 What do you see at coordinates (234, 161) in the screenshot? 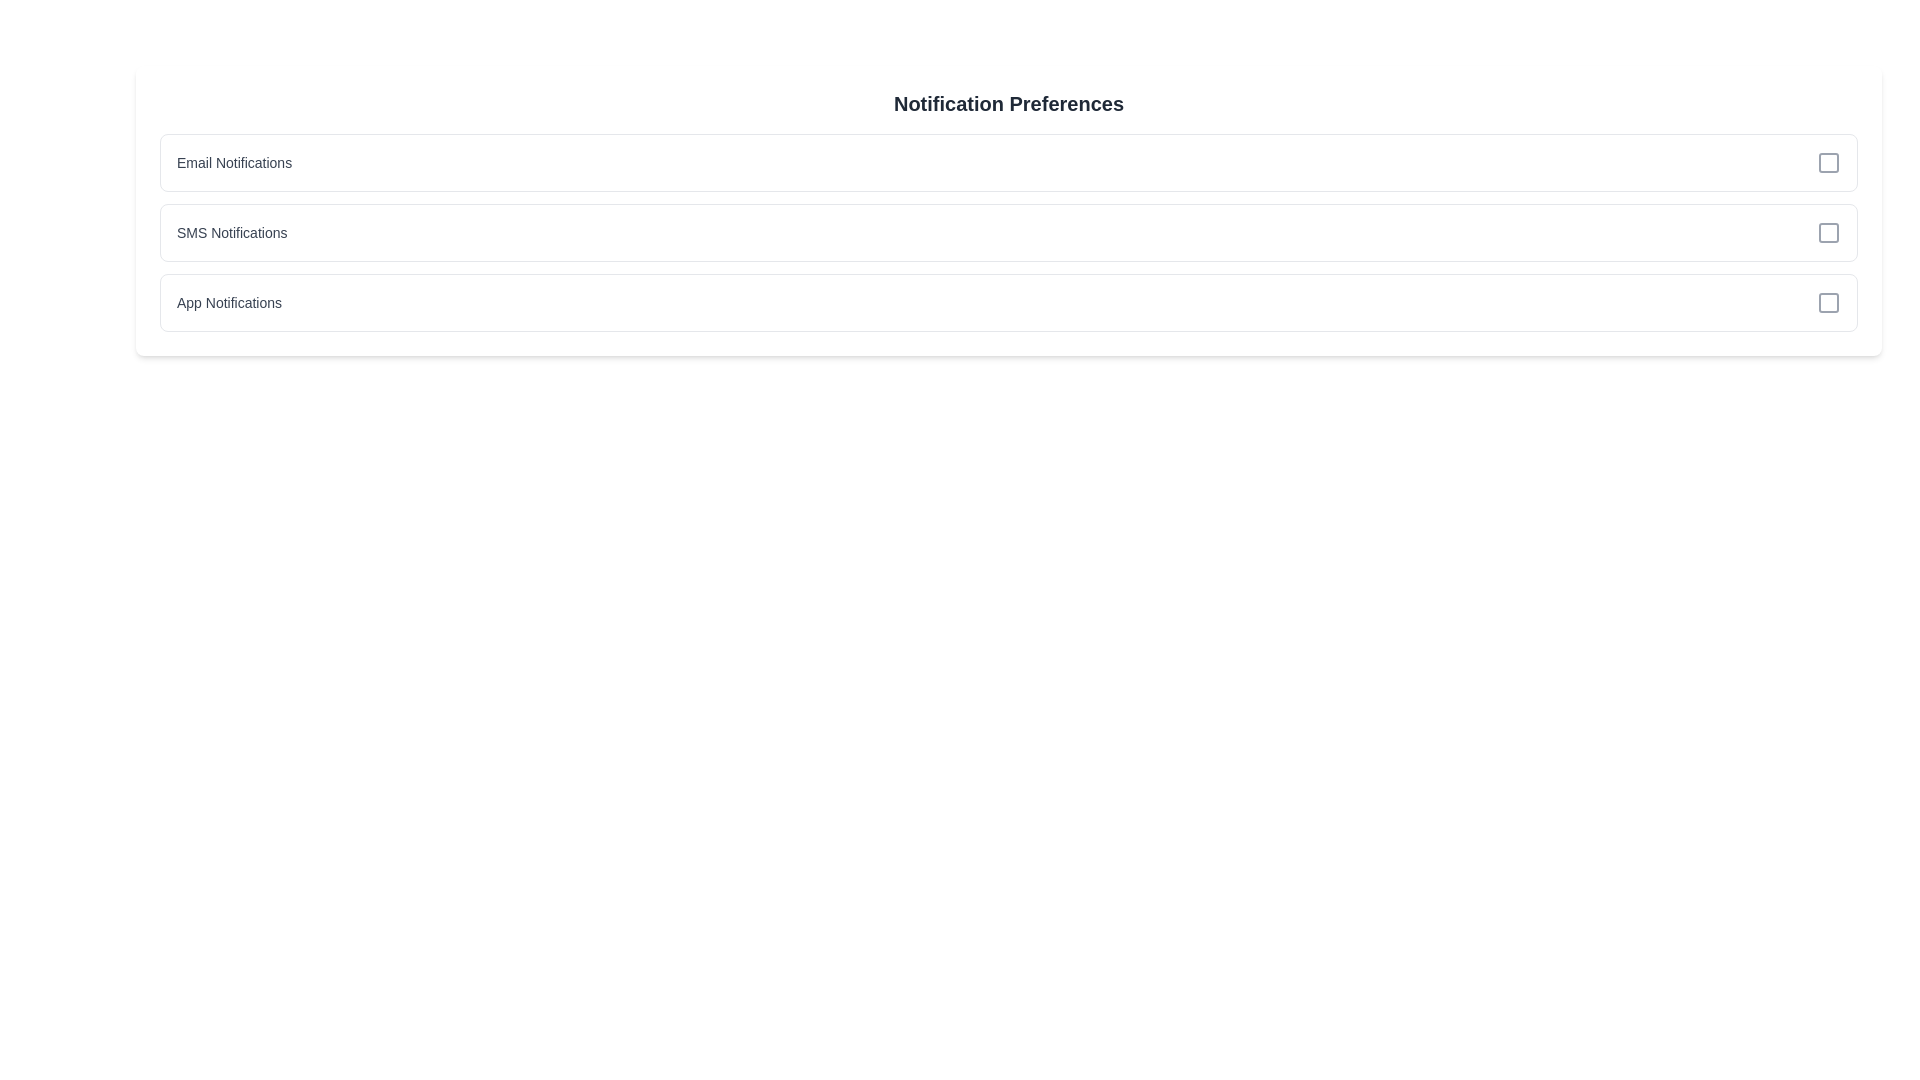
I see `the 'Email Notifications' text label, which is styled in medium gray and is the first option in the Notification Preferences list` at bounding box center [234, 161].